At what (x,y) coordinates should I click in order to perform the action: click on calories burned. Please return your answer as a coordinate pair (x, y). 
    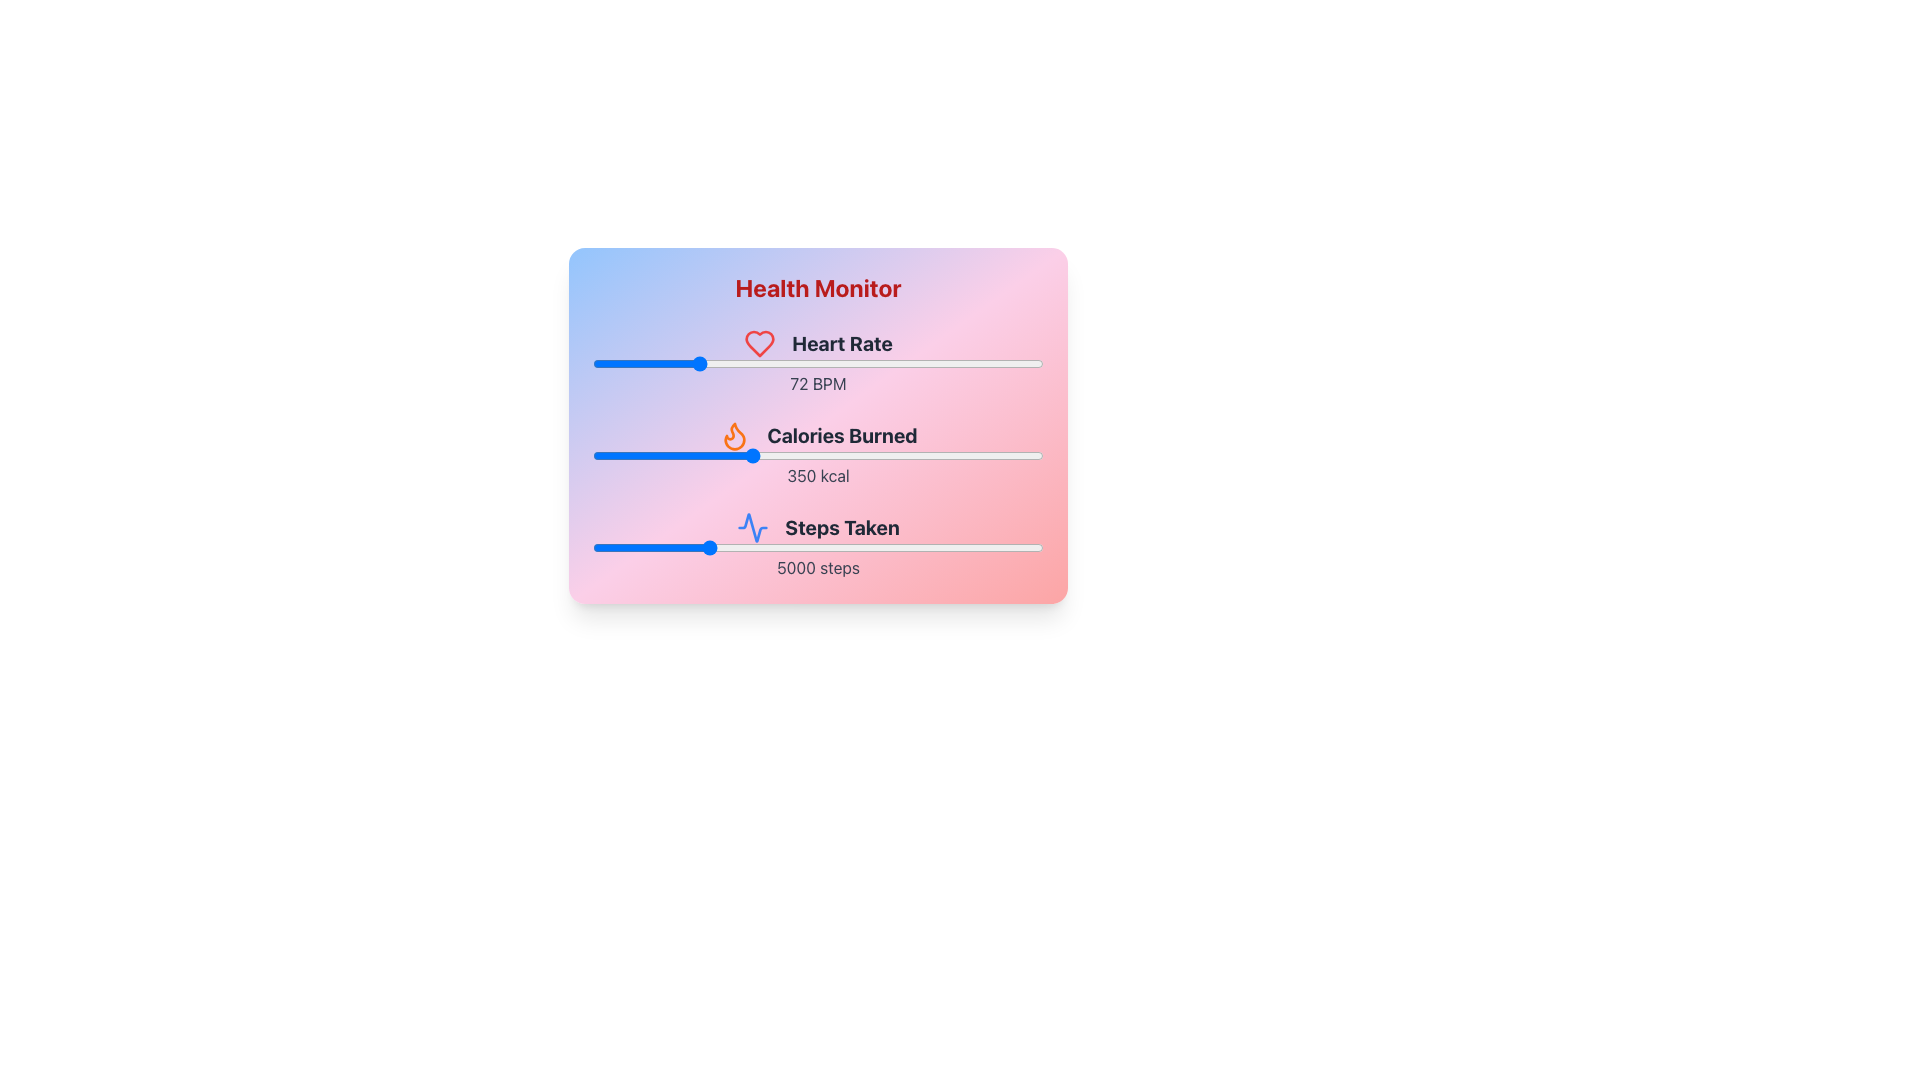
    Looking at the image, I should click on (964, 455).